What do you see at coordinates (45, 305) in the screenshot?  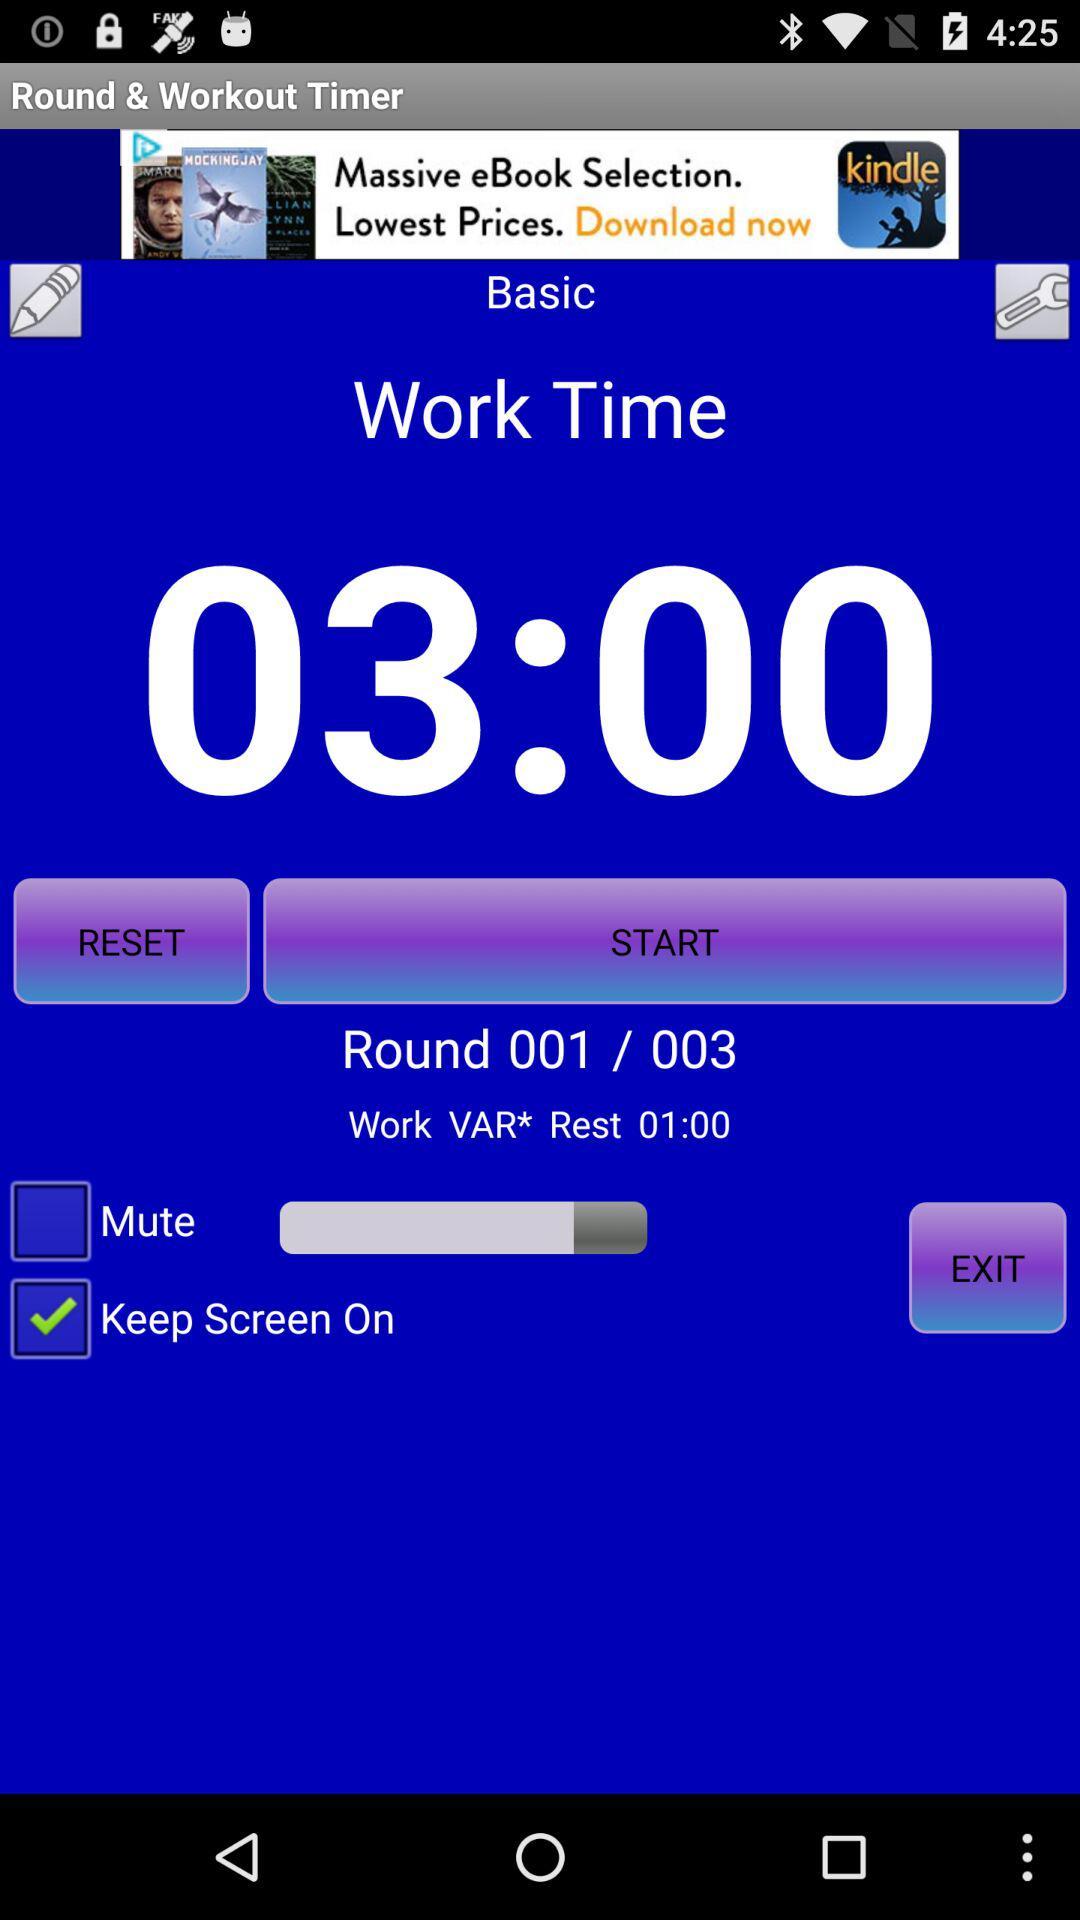 I see `edit page` at bounding box center [45, 305].